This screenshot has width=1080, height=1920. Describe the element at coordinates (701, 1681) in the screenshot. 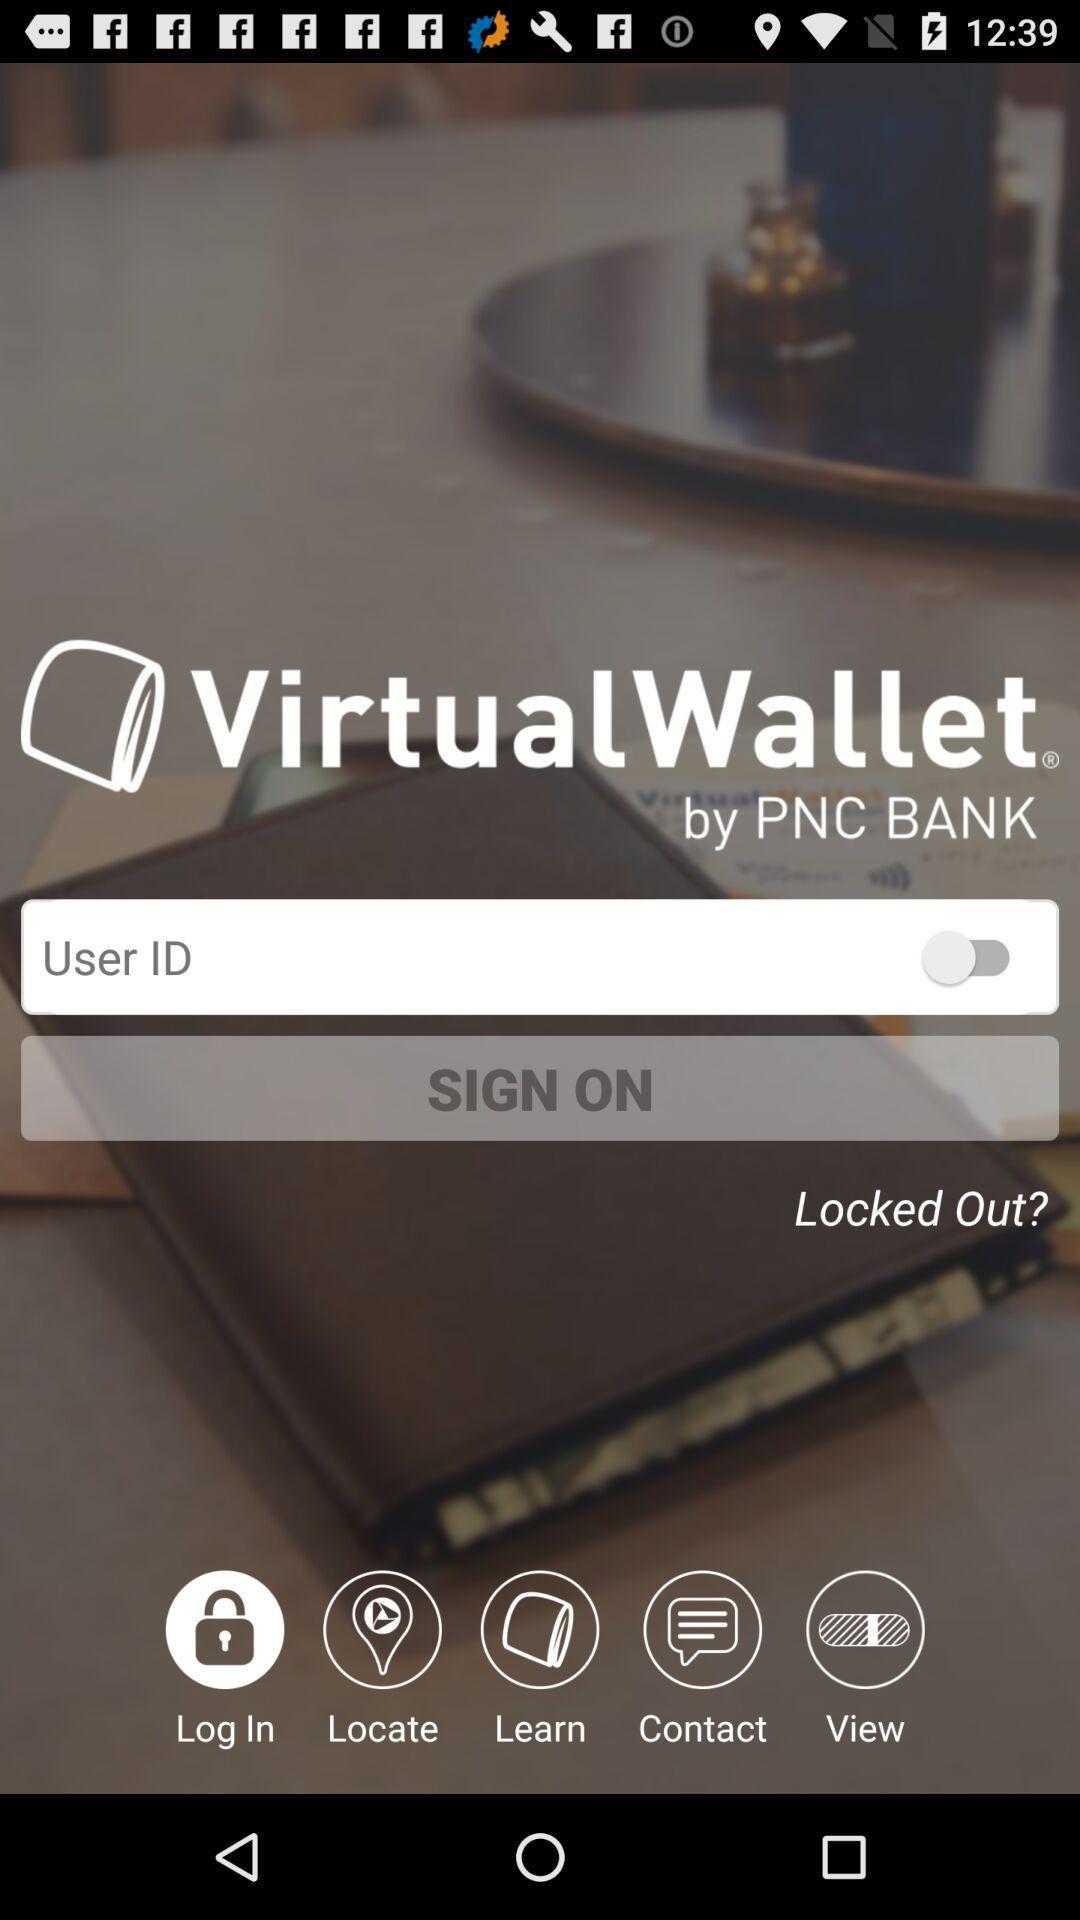

I see `the item next to the learn` at that location.